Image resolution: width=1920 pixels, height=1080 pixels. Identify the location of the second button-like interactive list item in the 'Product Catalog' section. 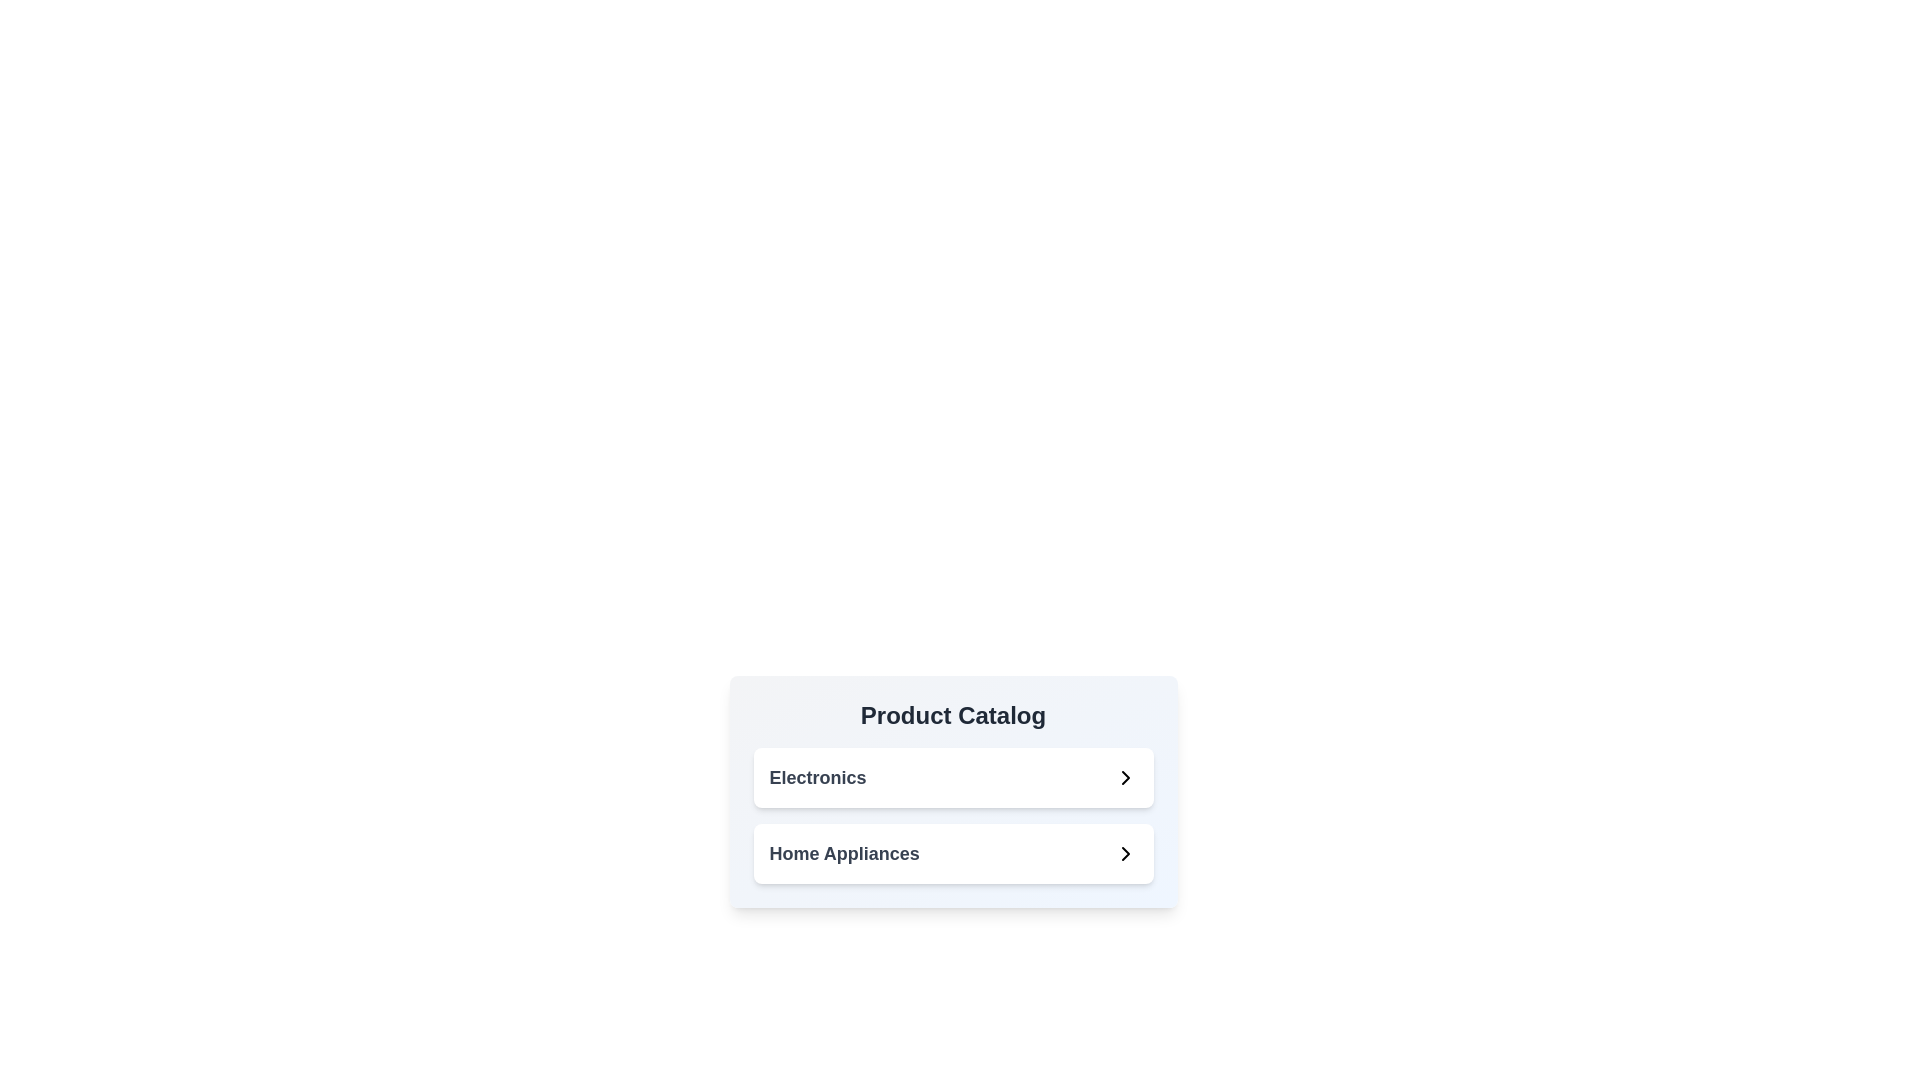
(952, 853).